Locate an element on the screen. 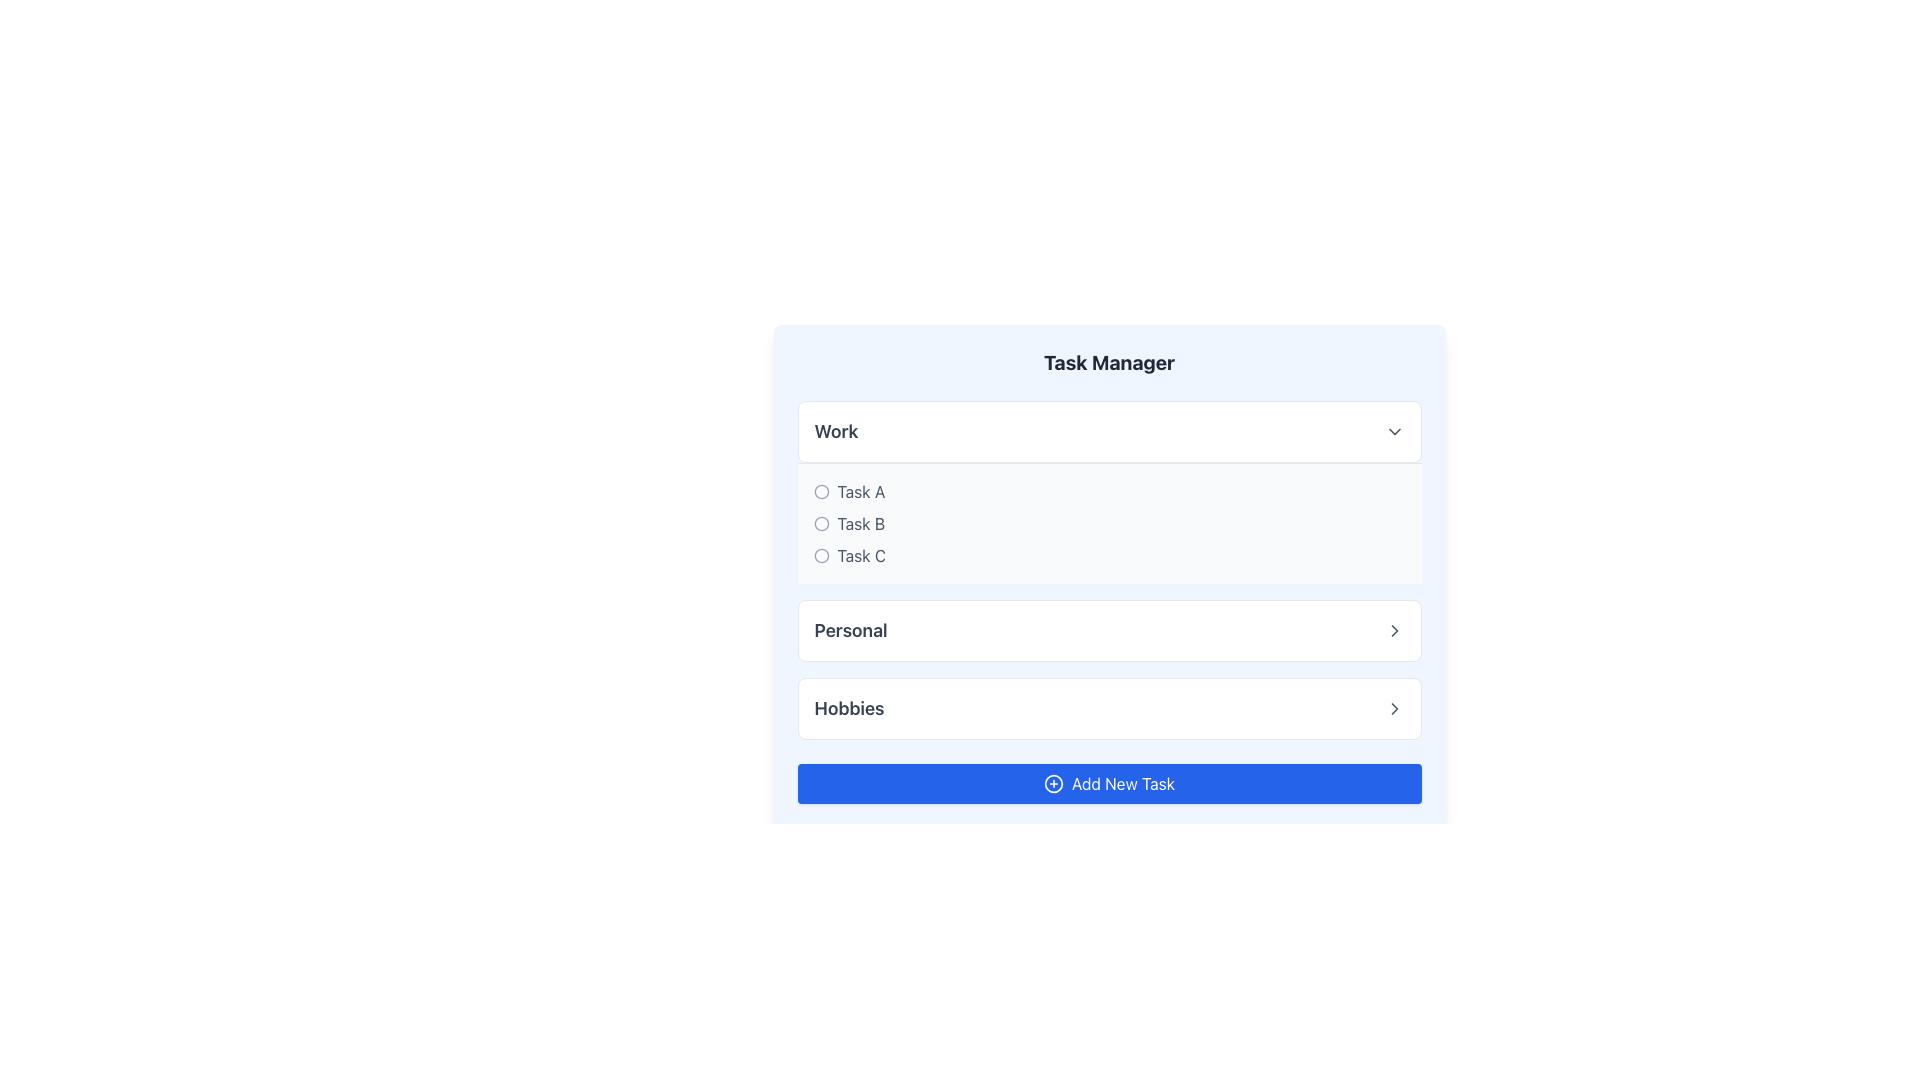  the rightward-pointing chevron icon, which is styled in a gray tone and is located next to the 'Personal' label, indicating a navigation or dropdown option is located at coordinates (1393, 631).